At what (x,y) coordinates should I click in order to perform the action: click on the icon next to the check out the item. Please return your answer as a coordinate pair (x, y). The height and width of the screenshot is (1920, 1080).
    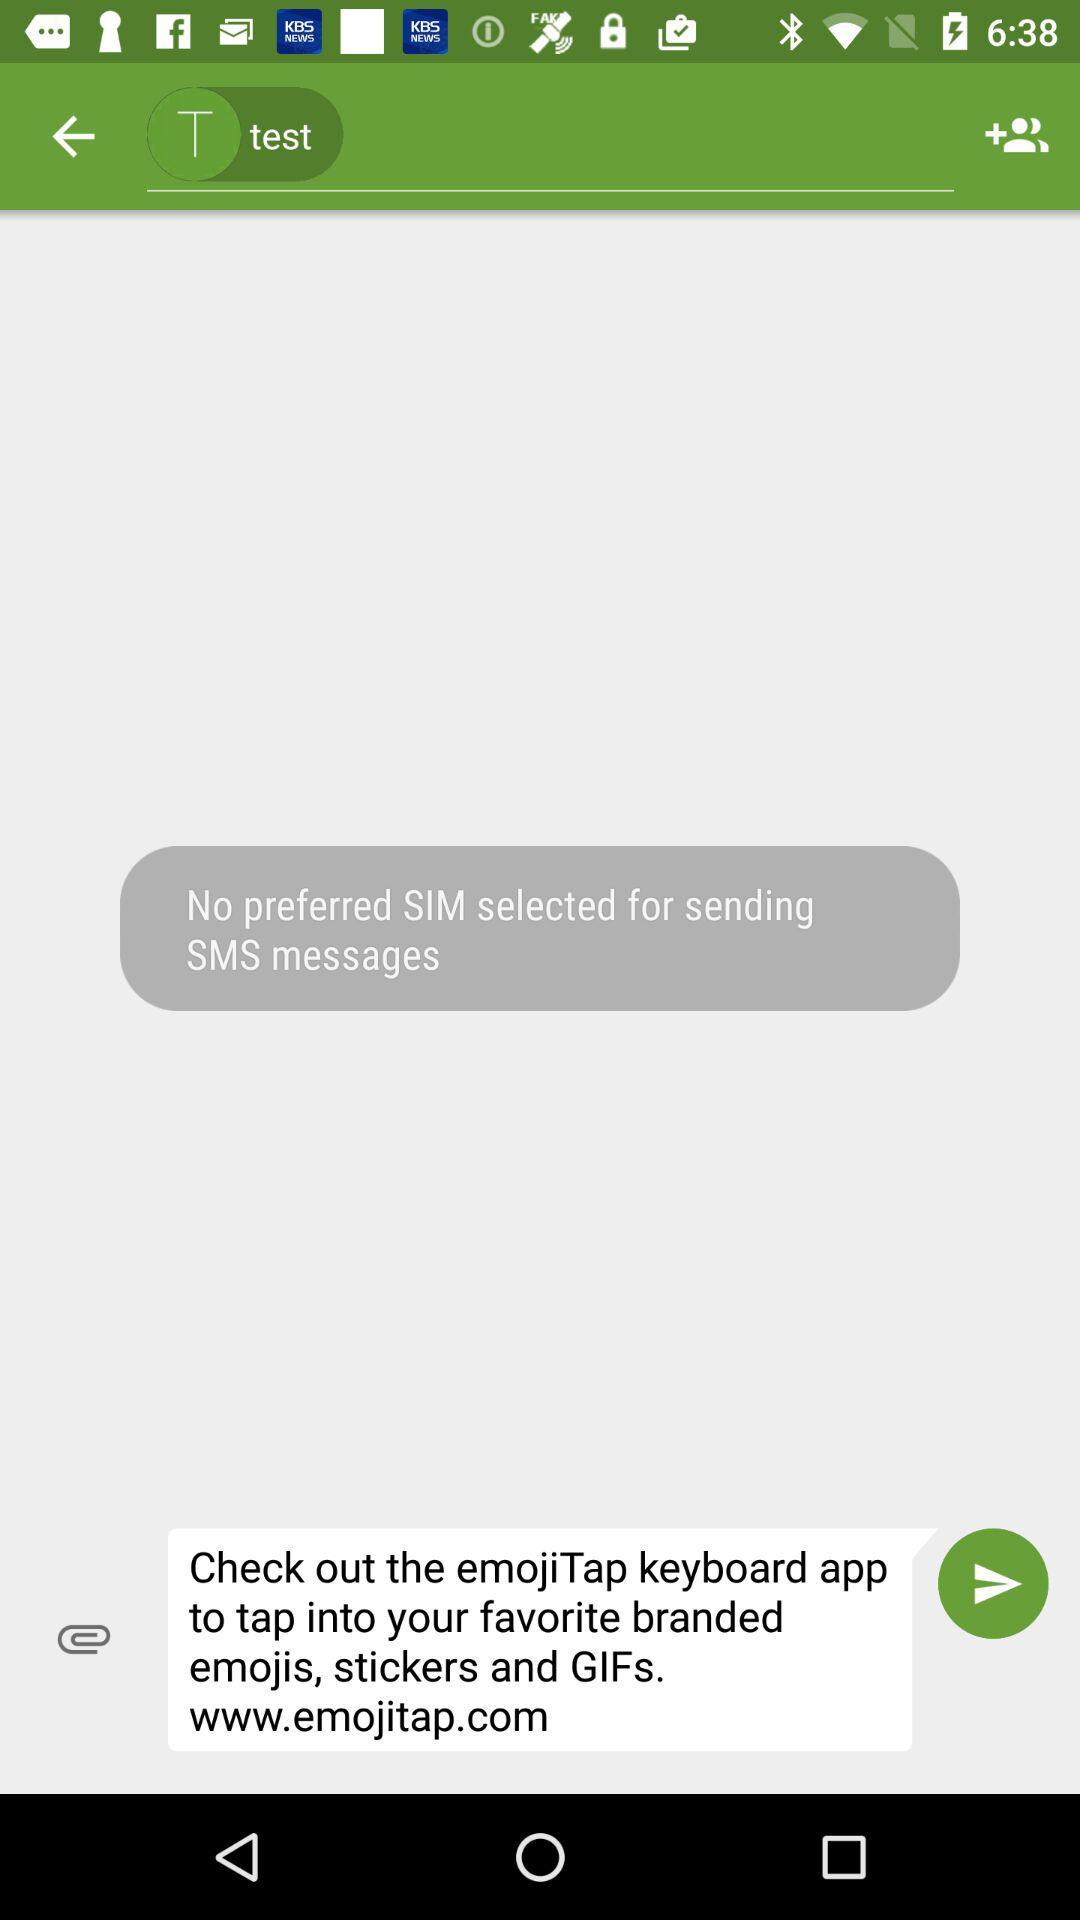
    Looking at the image, I should click on (993, 1582).